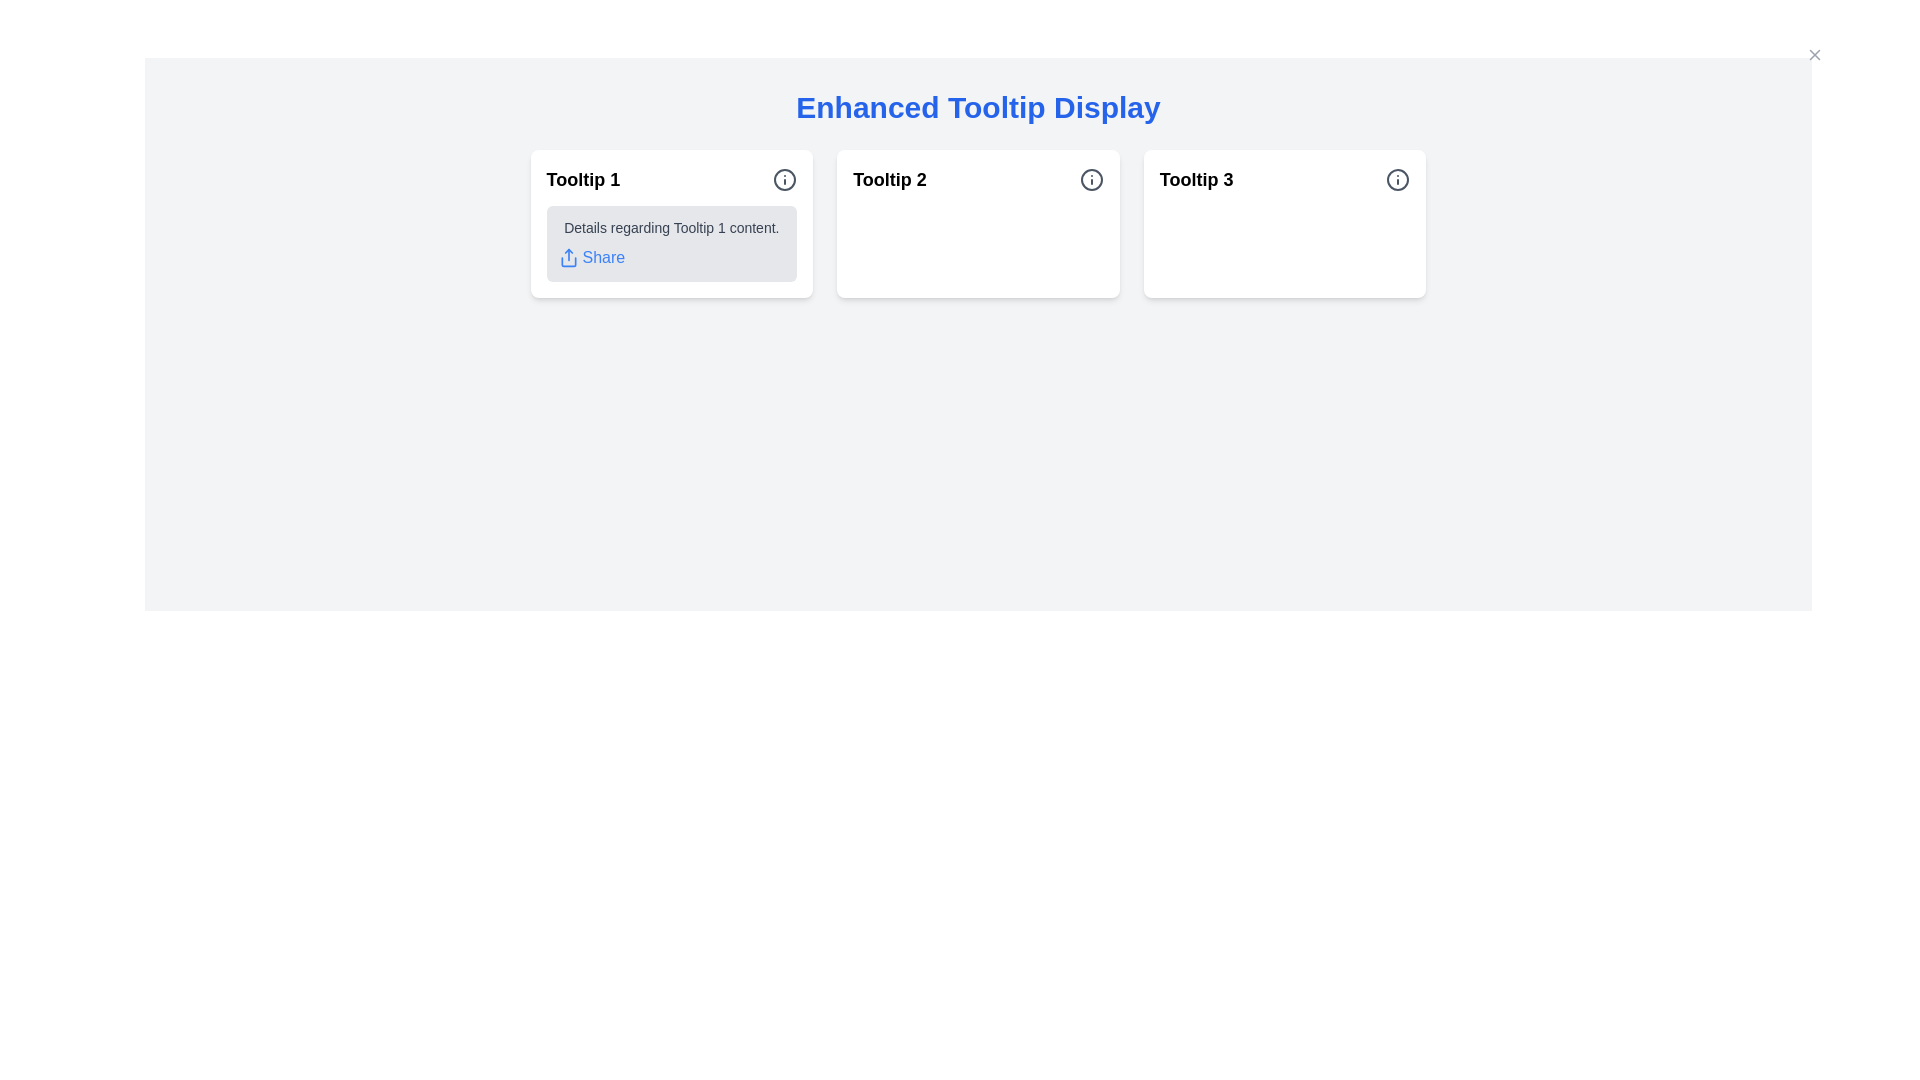 The height and width of the screenshot is (1080, 1920). I want to click on the Text label providing descriptive information related to 'Tooltip 1', which is positioned above the 'Share' link and icon, so click(671, 226).